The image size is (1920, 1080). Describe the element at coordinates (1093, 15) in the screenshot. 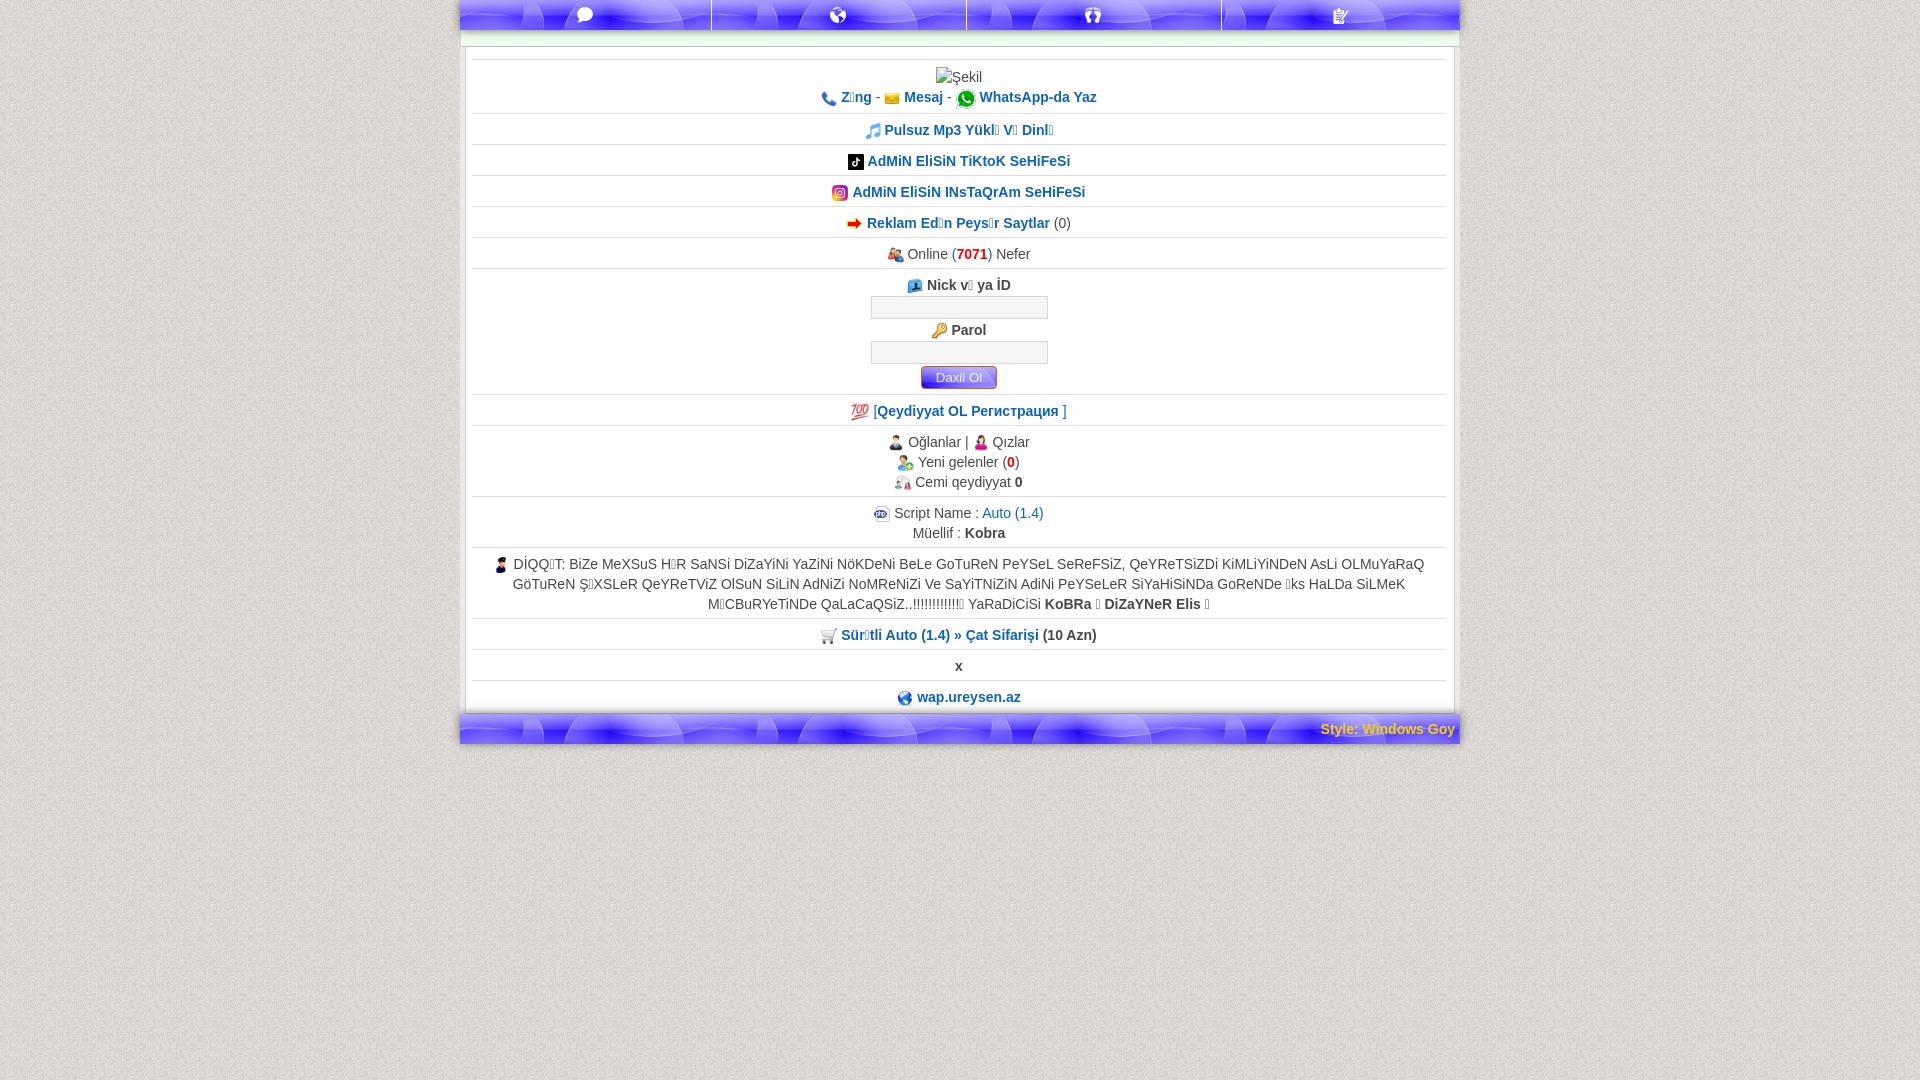

I see `'Qonaqlar'` at that location.